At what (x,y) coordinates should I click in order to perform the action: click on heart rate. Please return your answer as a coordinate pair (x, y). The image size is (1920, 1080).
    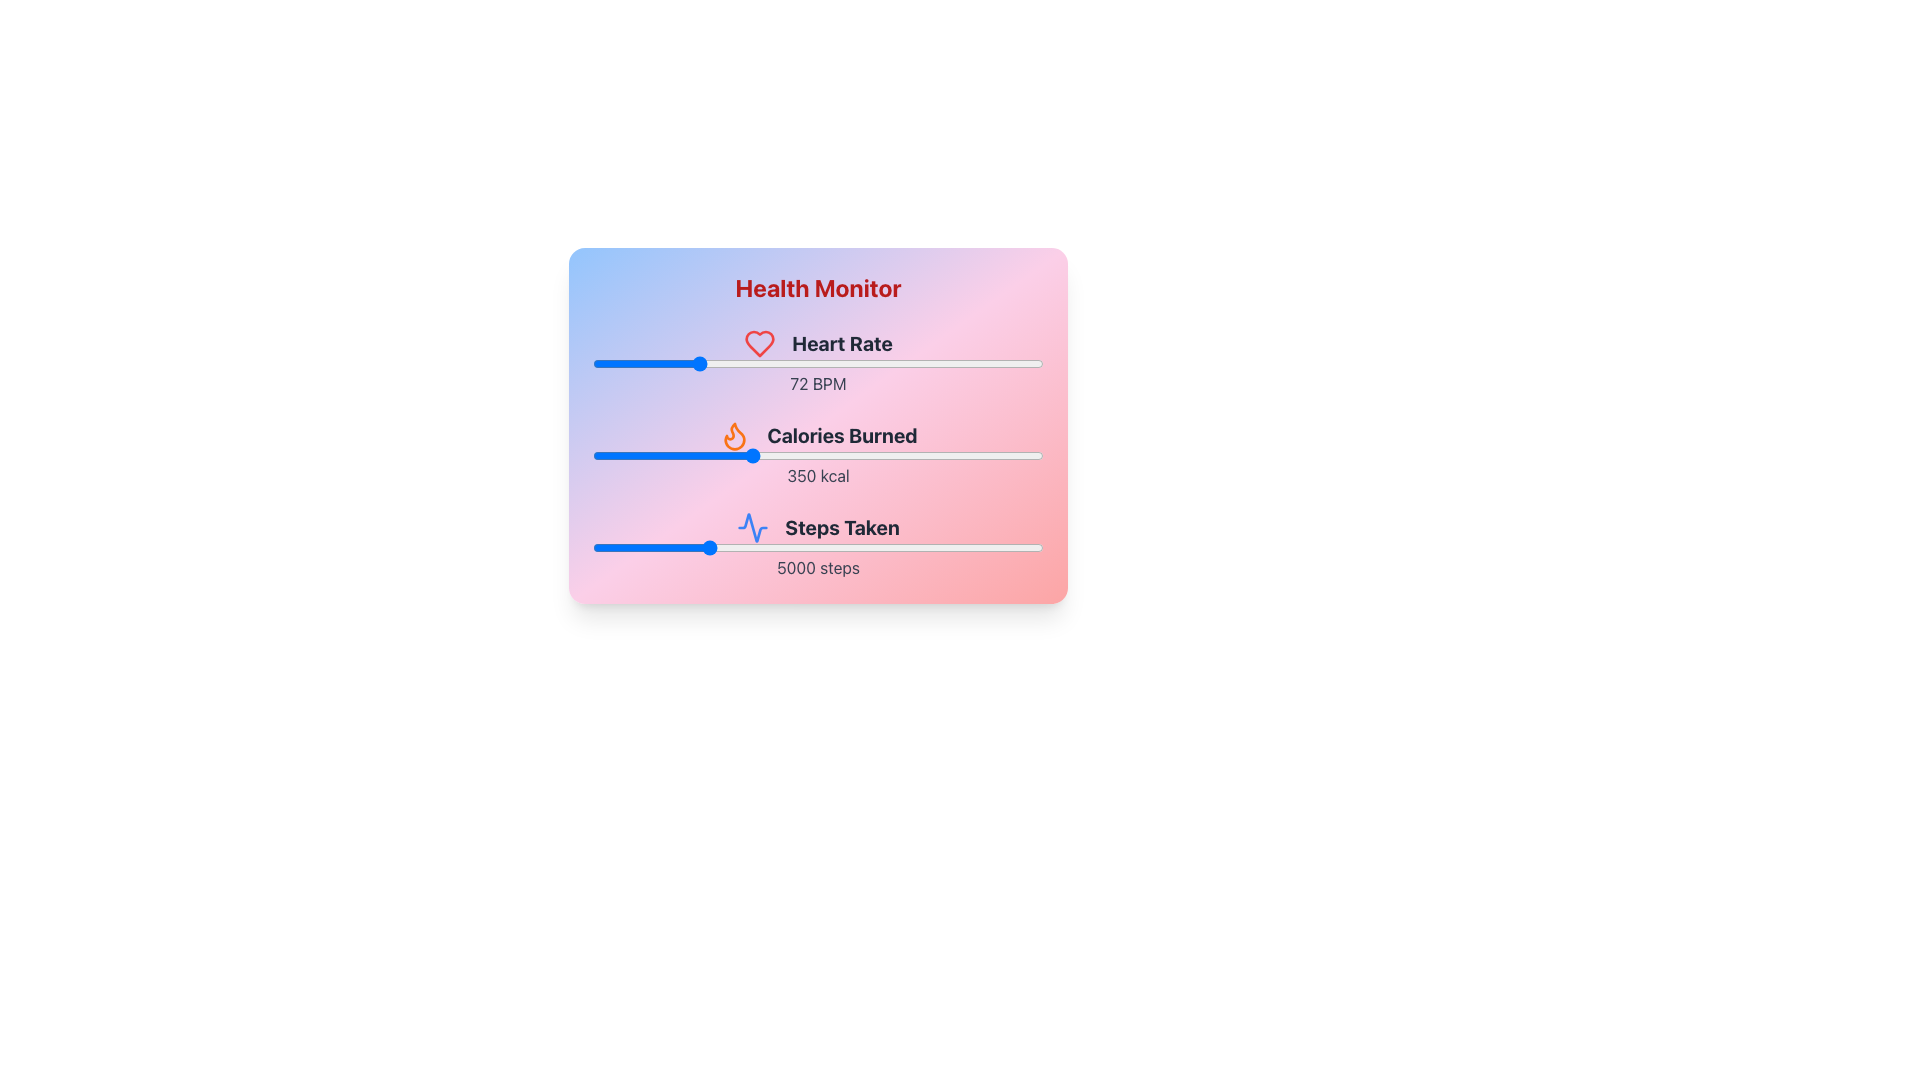
    Looking at the image, I should click on (756, 363).